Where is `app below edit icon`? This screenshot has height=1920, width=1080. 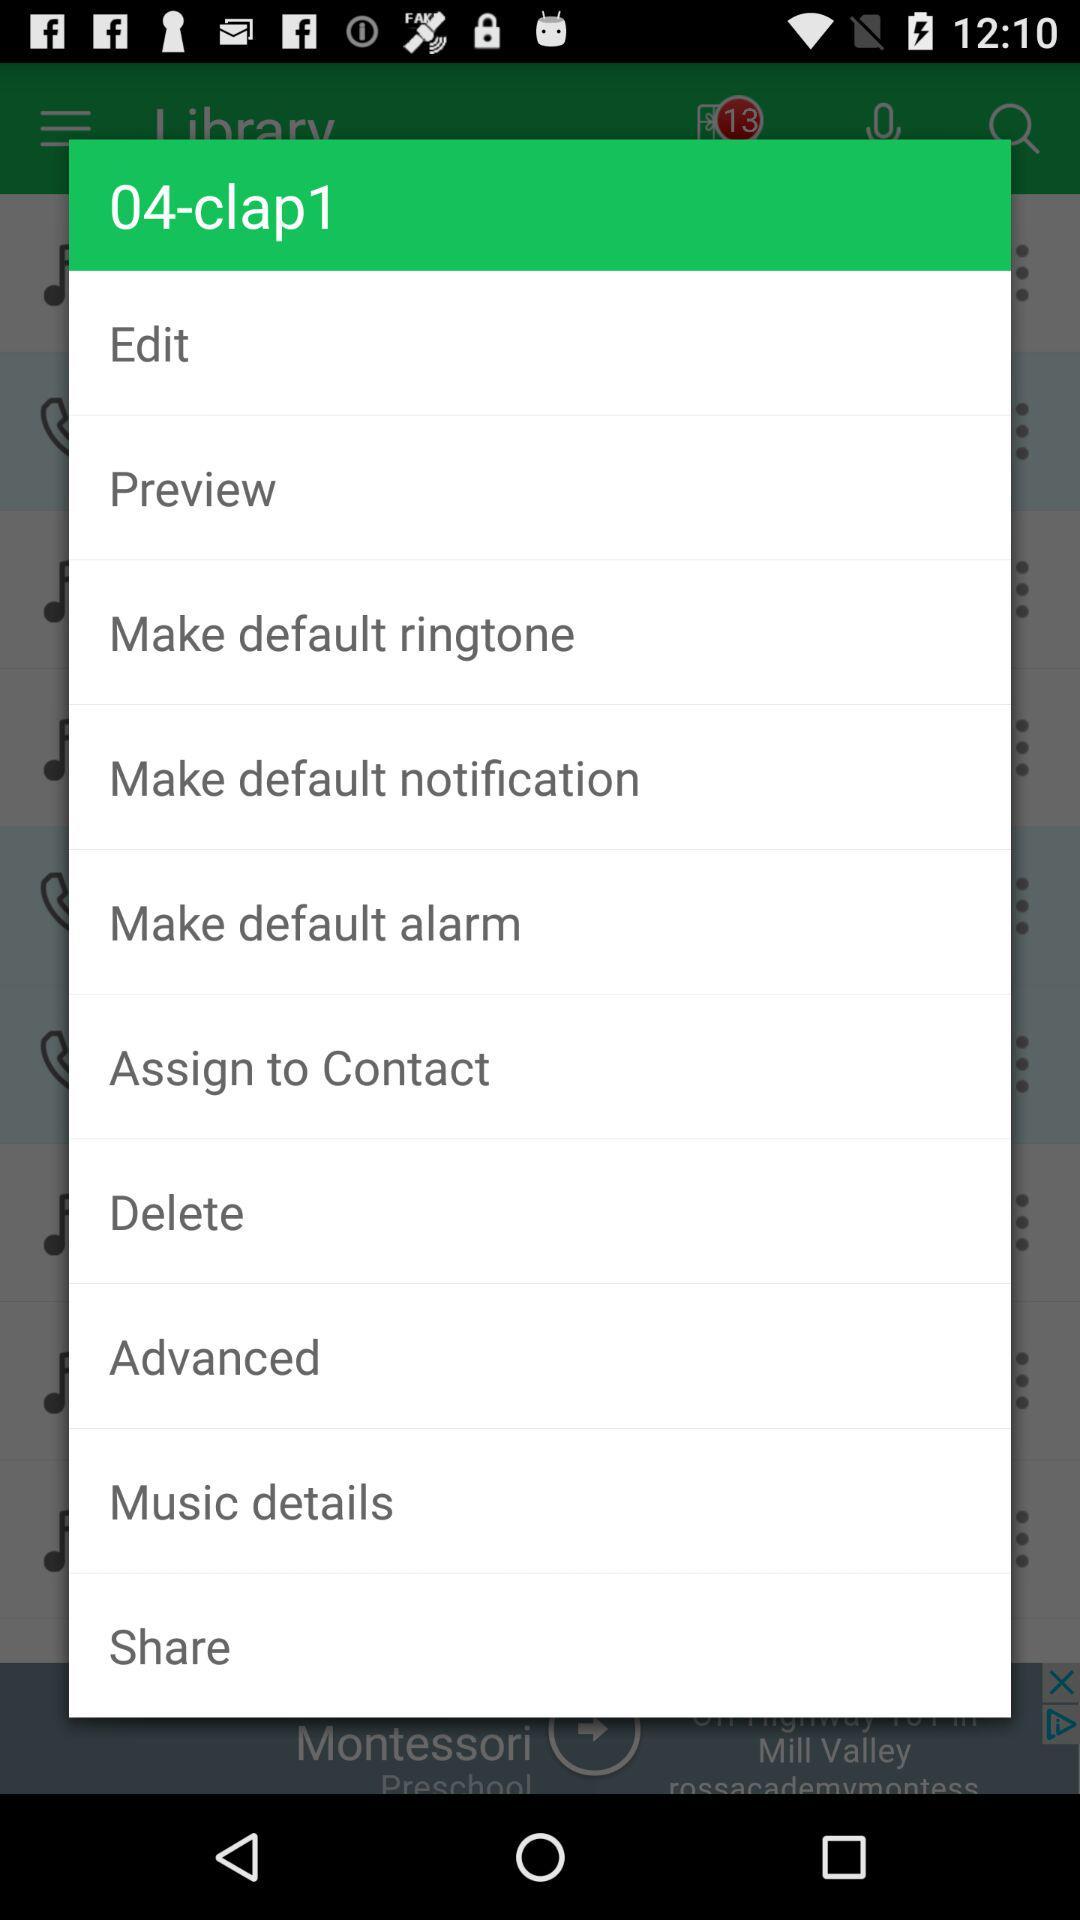
app below edit icon is located at coordinates (540, 487).